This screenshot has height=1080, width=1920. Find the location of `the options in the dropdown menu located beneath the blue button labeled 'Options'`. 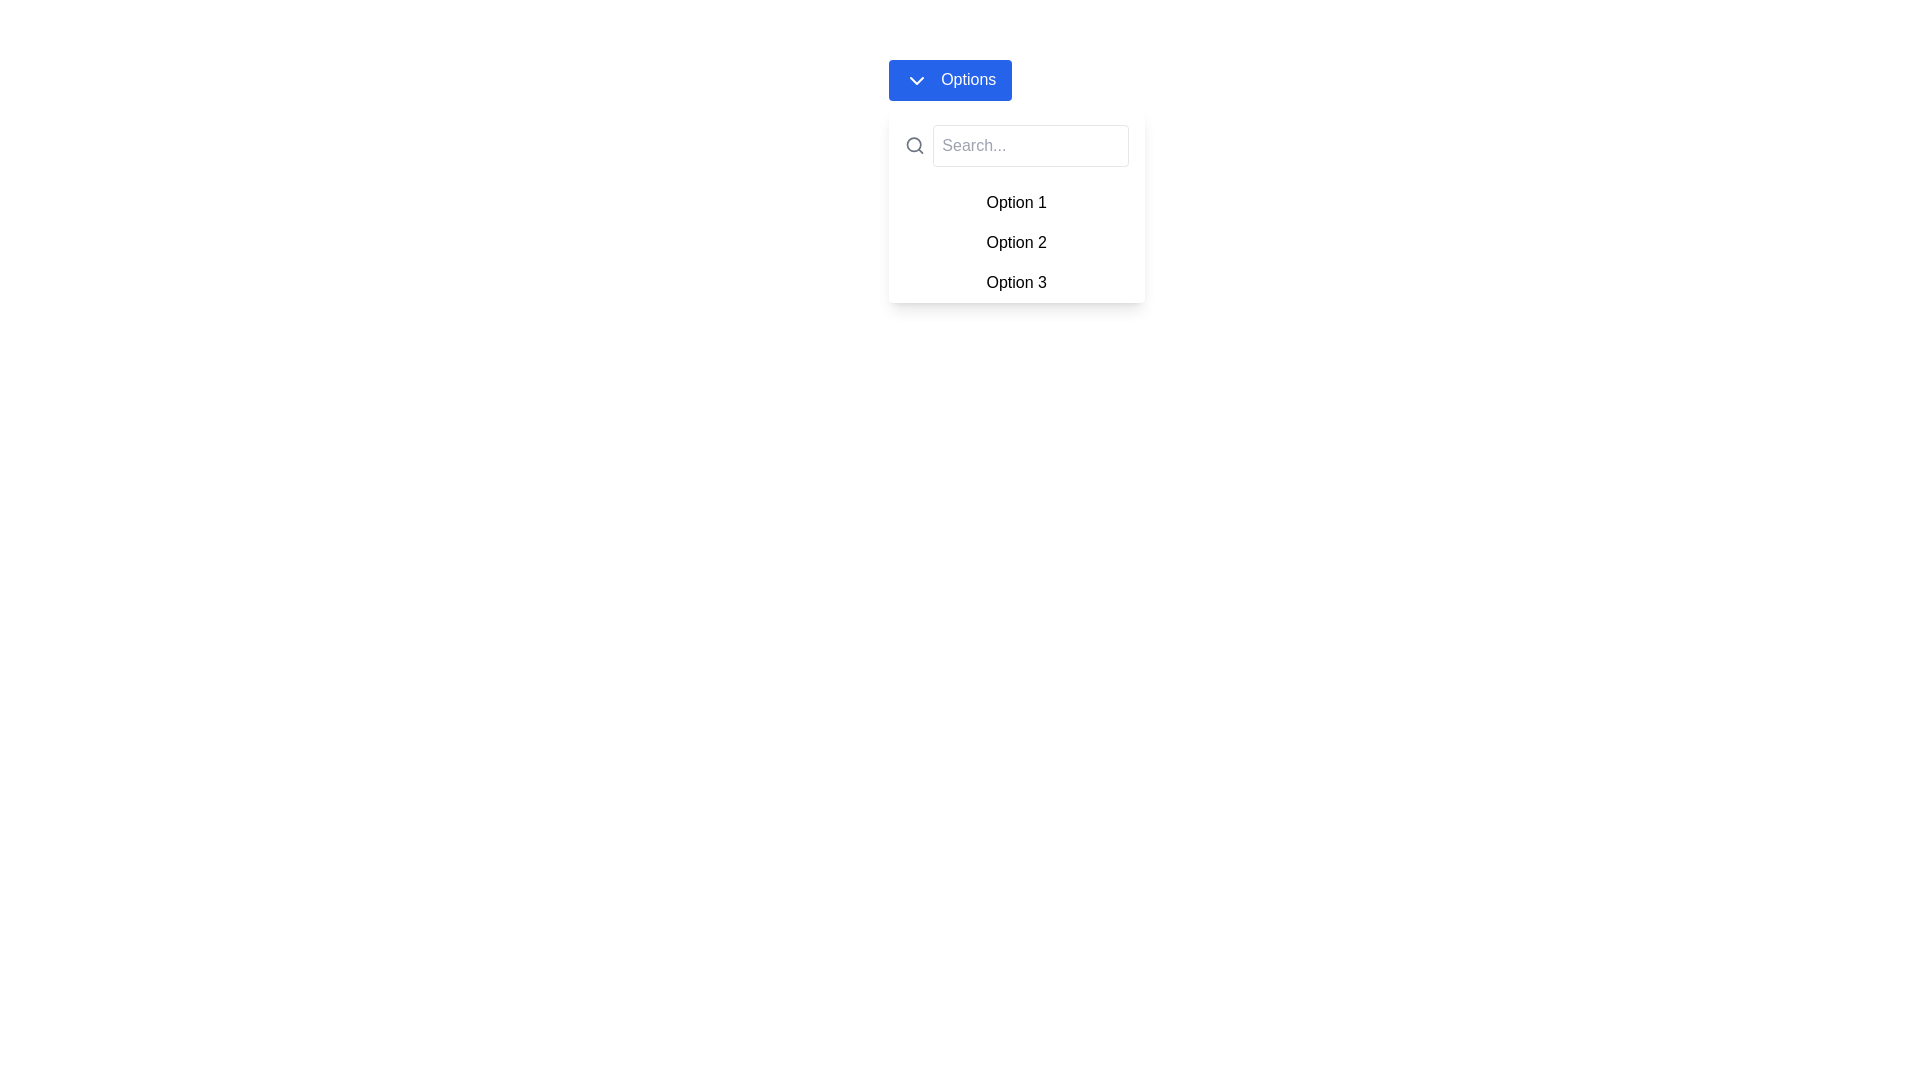

the options in the dropdown menu located beneath the blue button labeled 'Options' is located at coordinates (1016, 205).